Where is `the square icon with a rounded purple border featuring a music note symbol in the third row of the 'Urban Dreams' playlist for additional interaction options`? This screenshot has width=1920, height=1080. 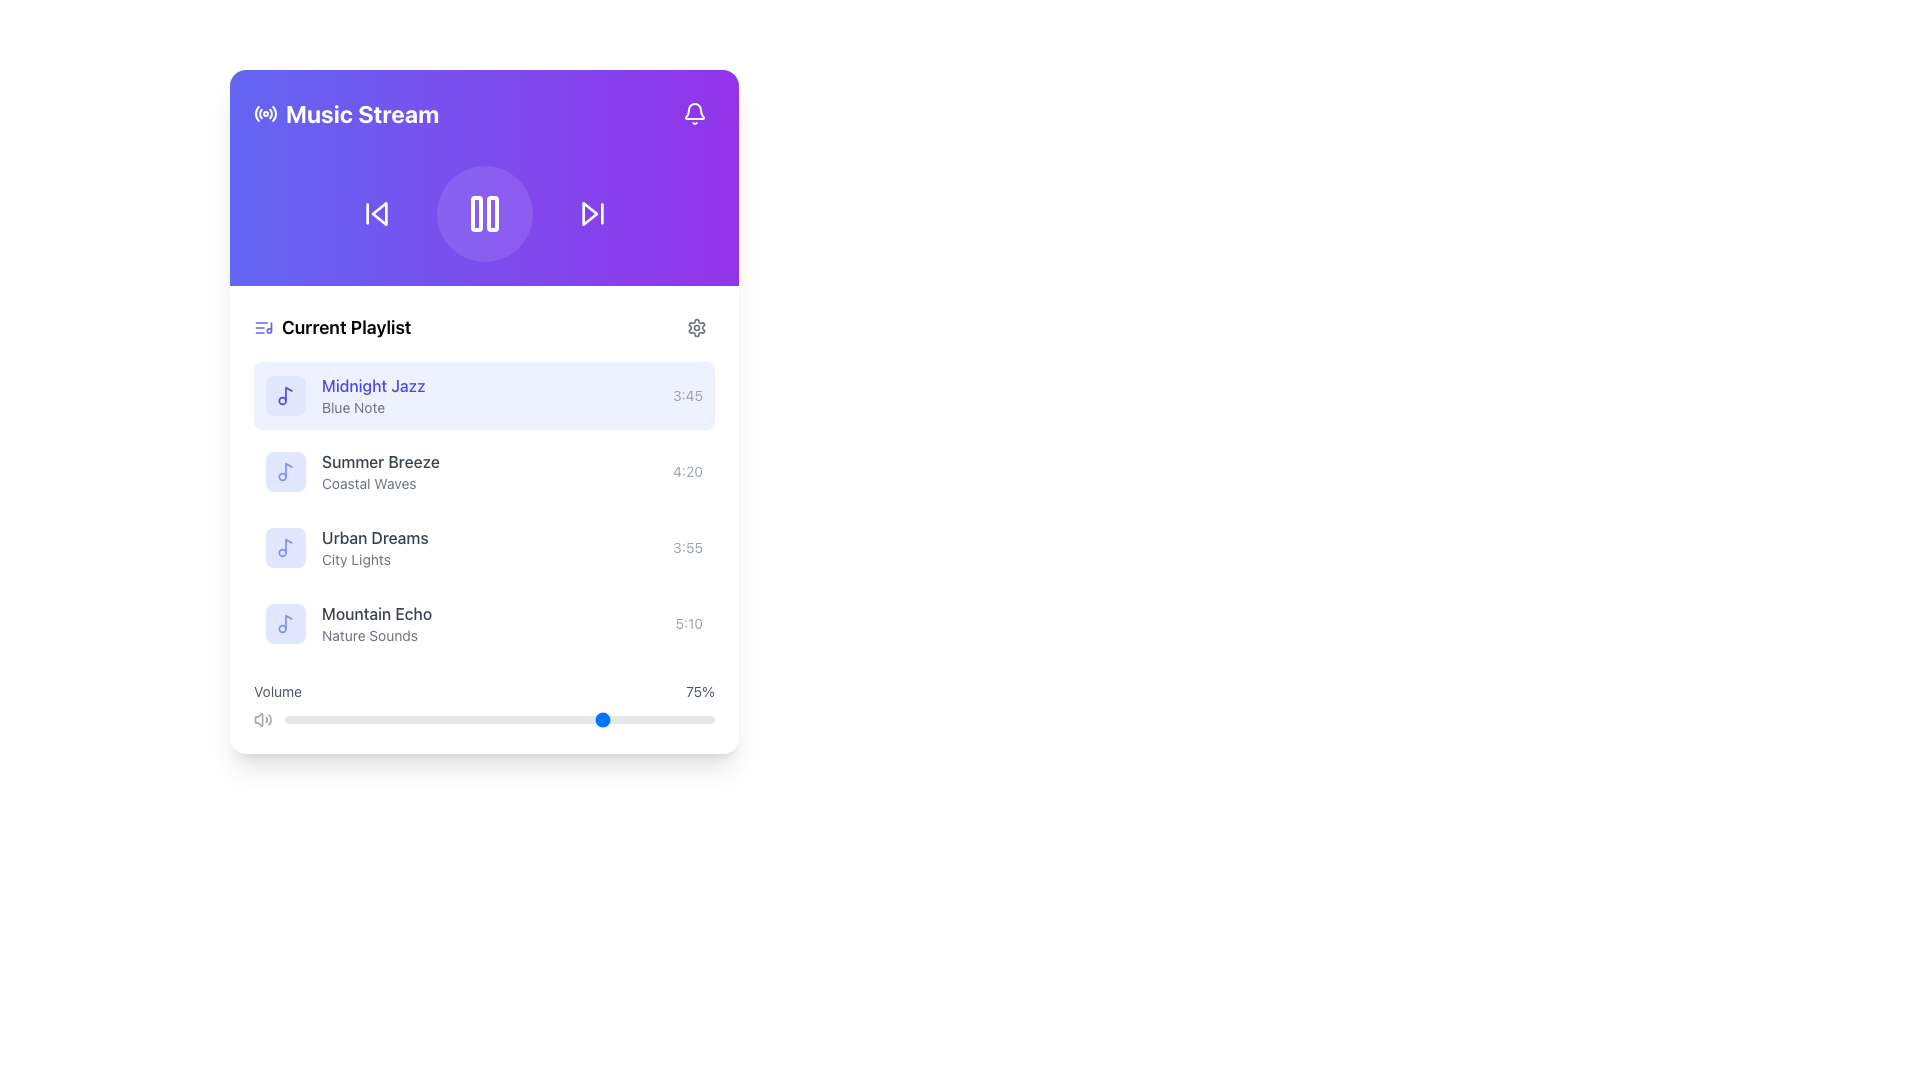 the square icon with a rounded purple border featuring a music note symbol in the third row of the 'Urban Dreams' playlist for additional interaction options is located at coordinates (285, 547).